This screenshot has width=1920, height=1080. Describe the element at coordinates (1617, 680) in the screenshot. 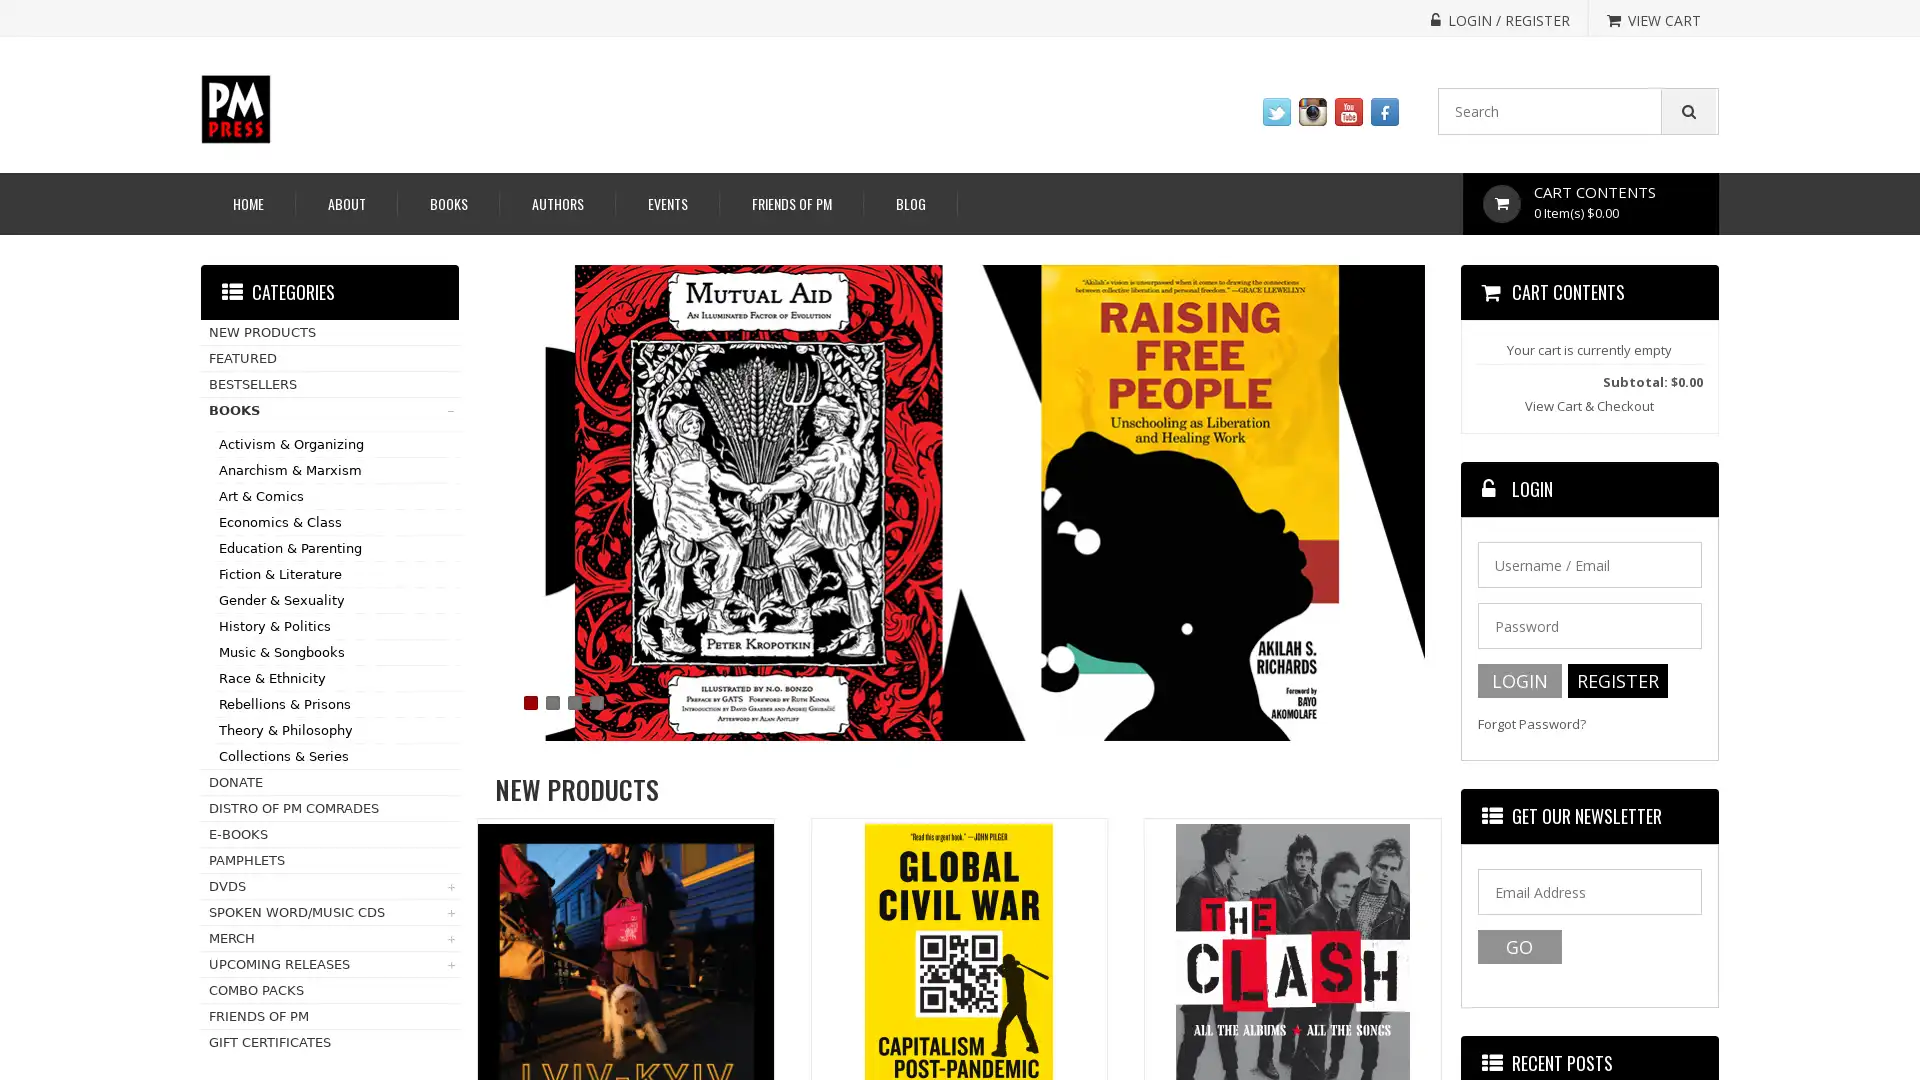

I see `Register` at that location.